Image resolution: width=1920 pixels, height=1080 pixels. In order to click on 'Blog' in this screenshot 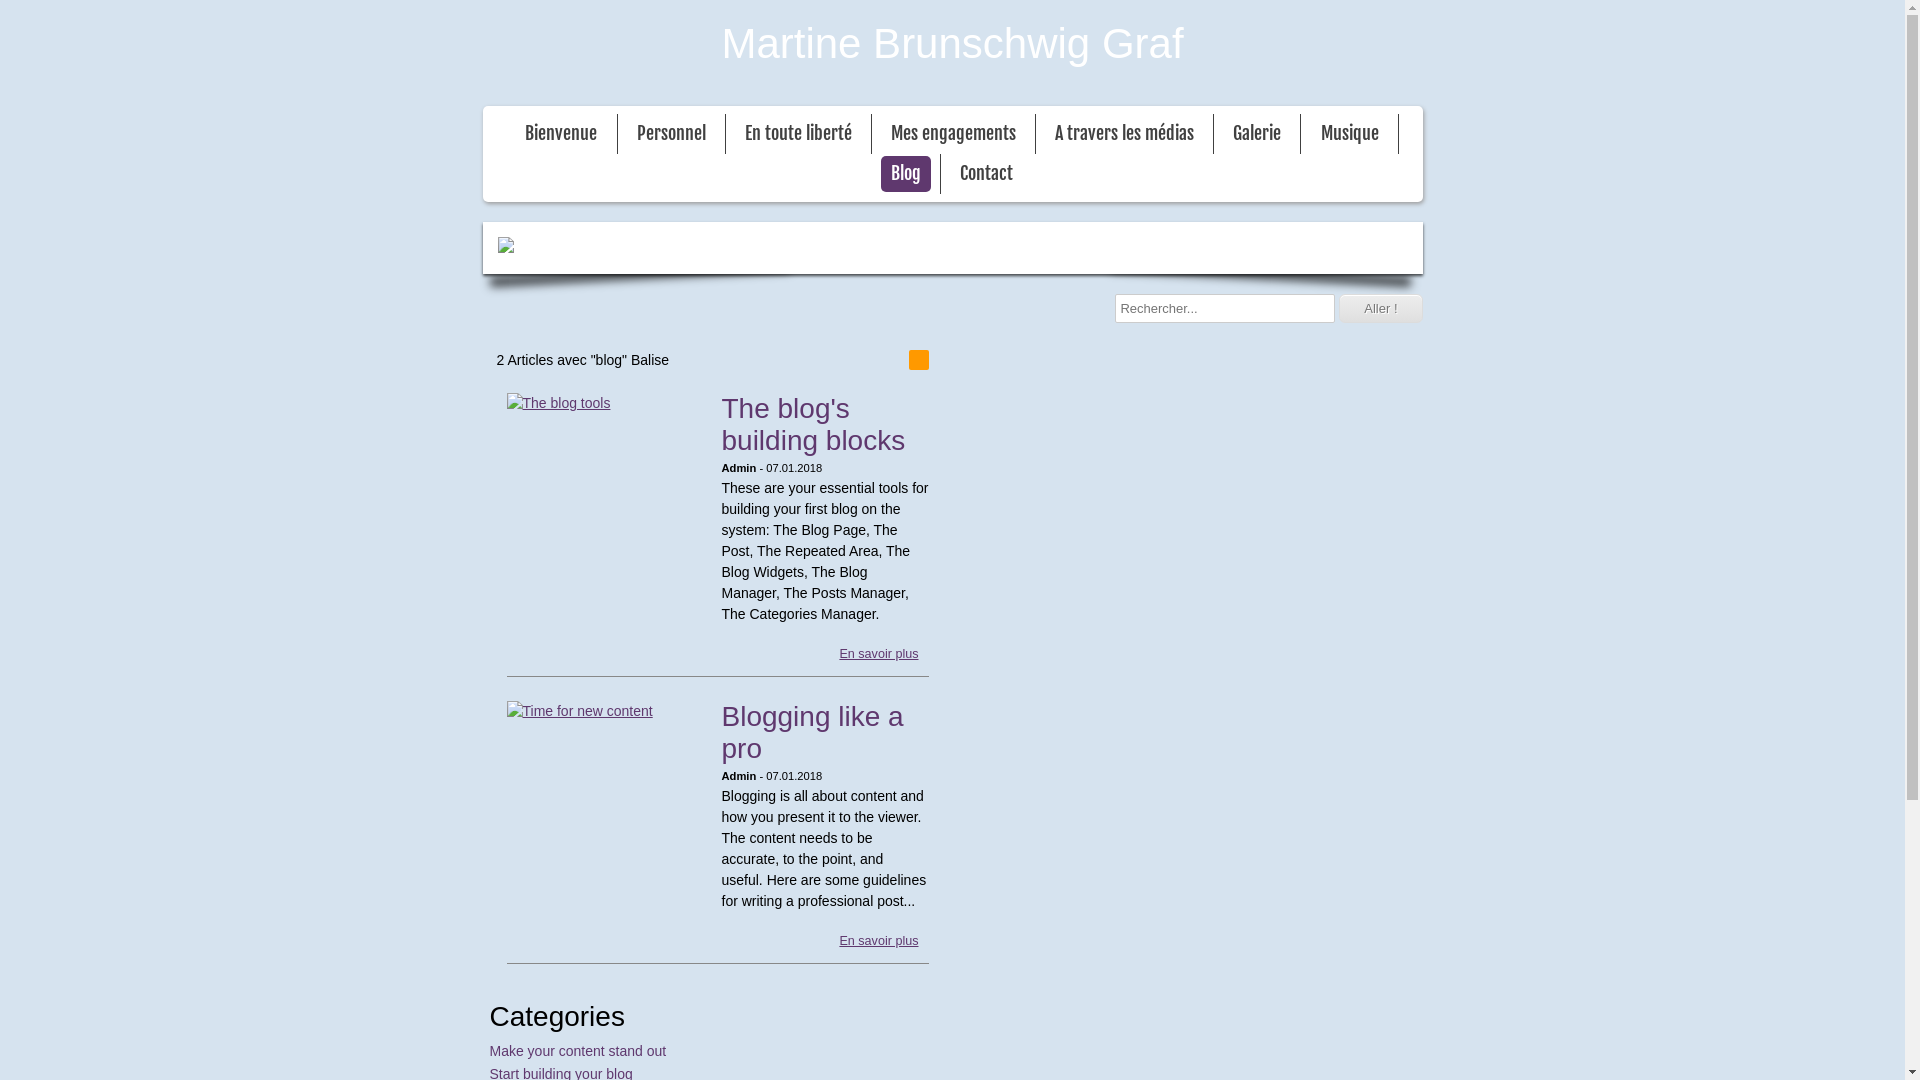, I will do `click(880, 172)`.